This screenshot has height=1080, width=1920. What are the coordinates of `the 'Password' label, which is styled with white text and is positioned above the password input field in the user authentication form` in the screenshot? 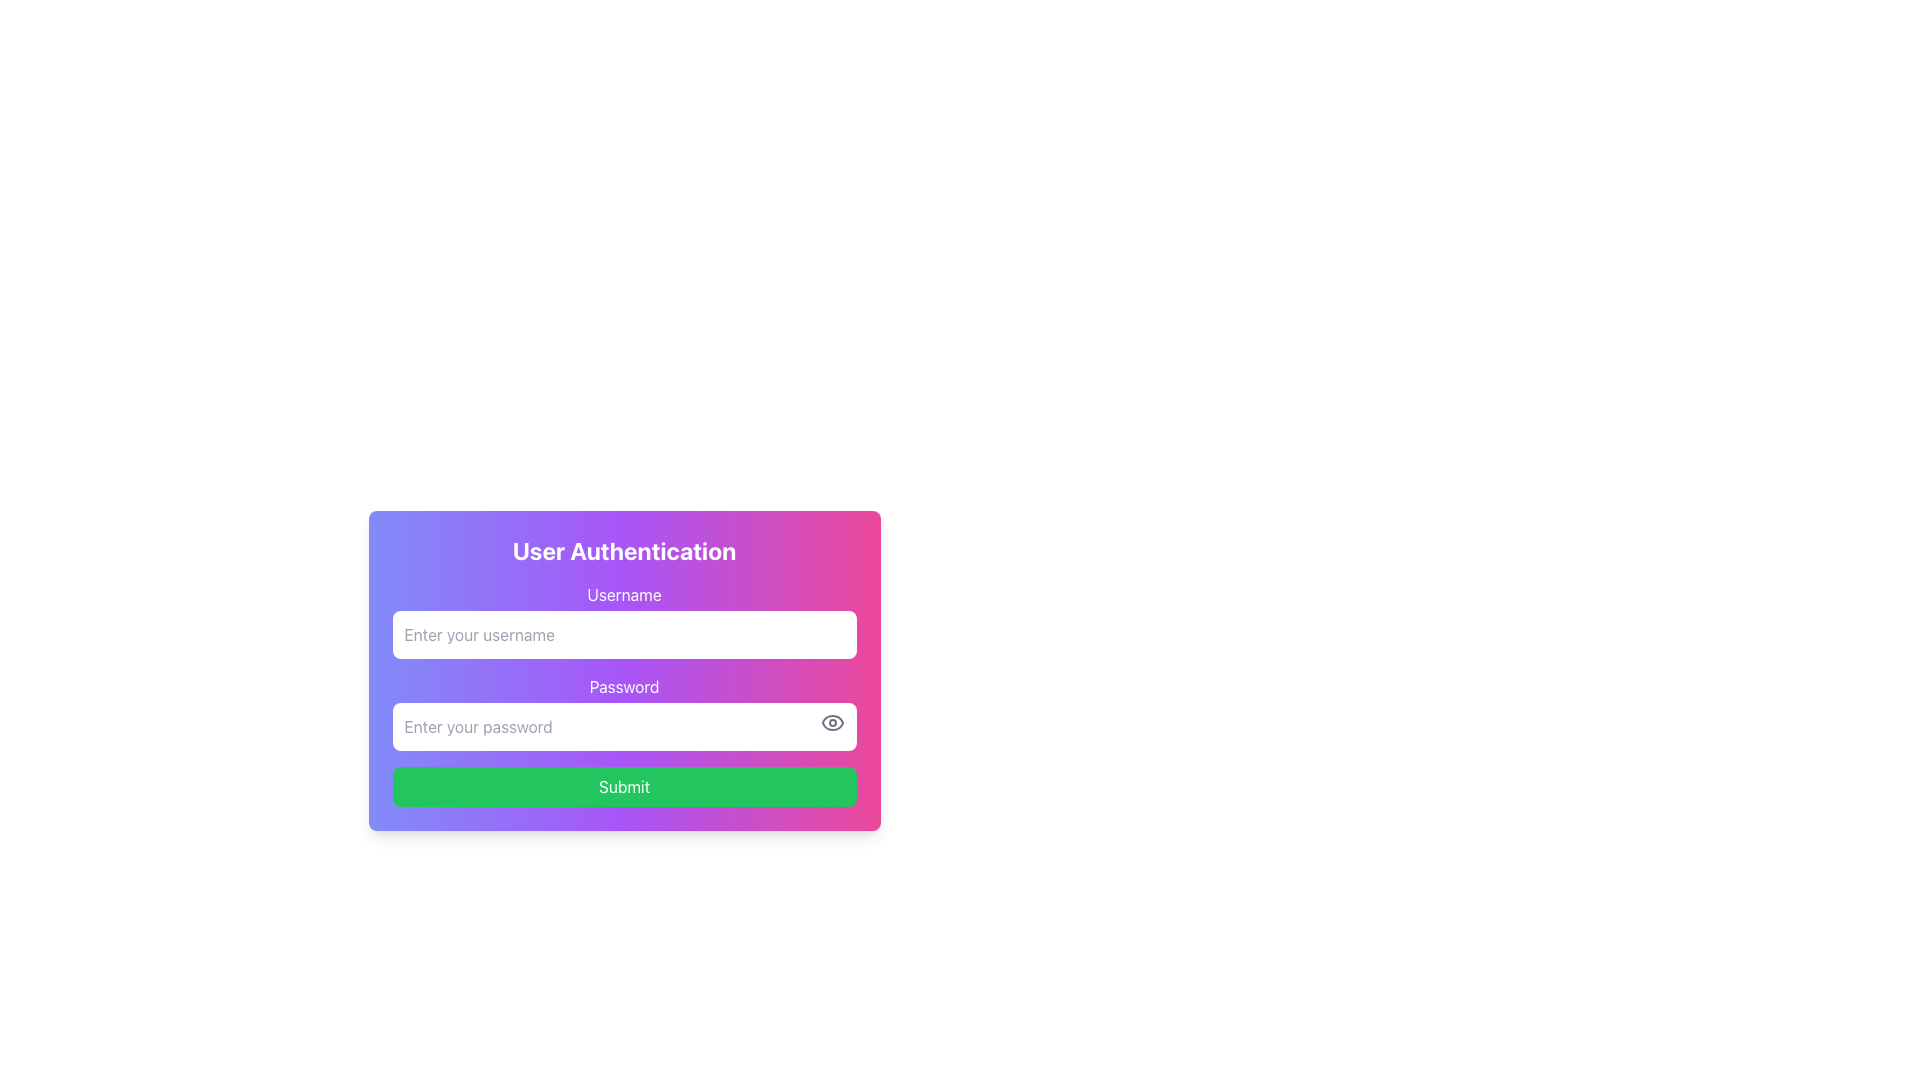 It's located at (623, 685).